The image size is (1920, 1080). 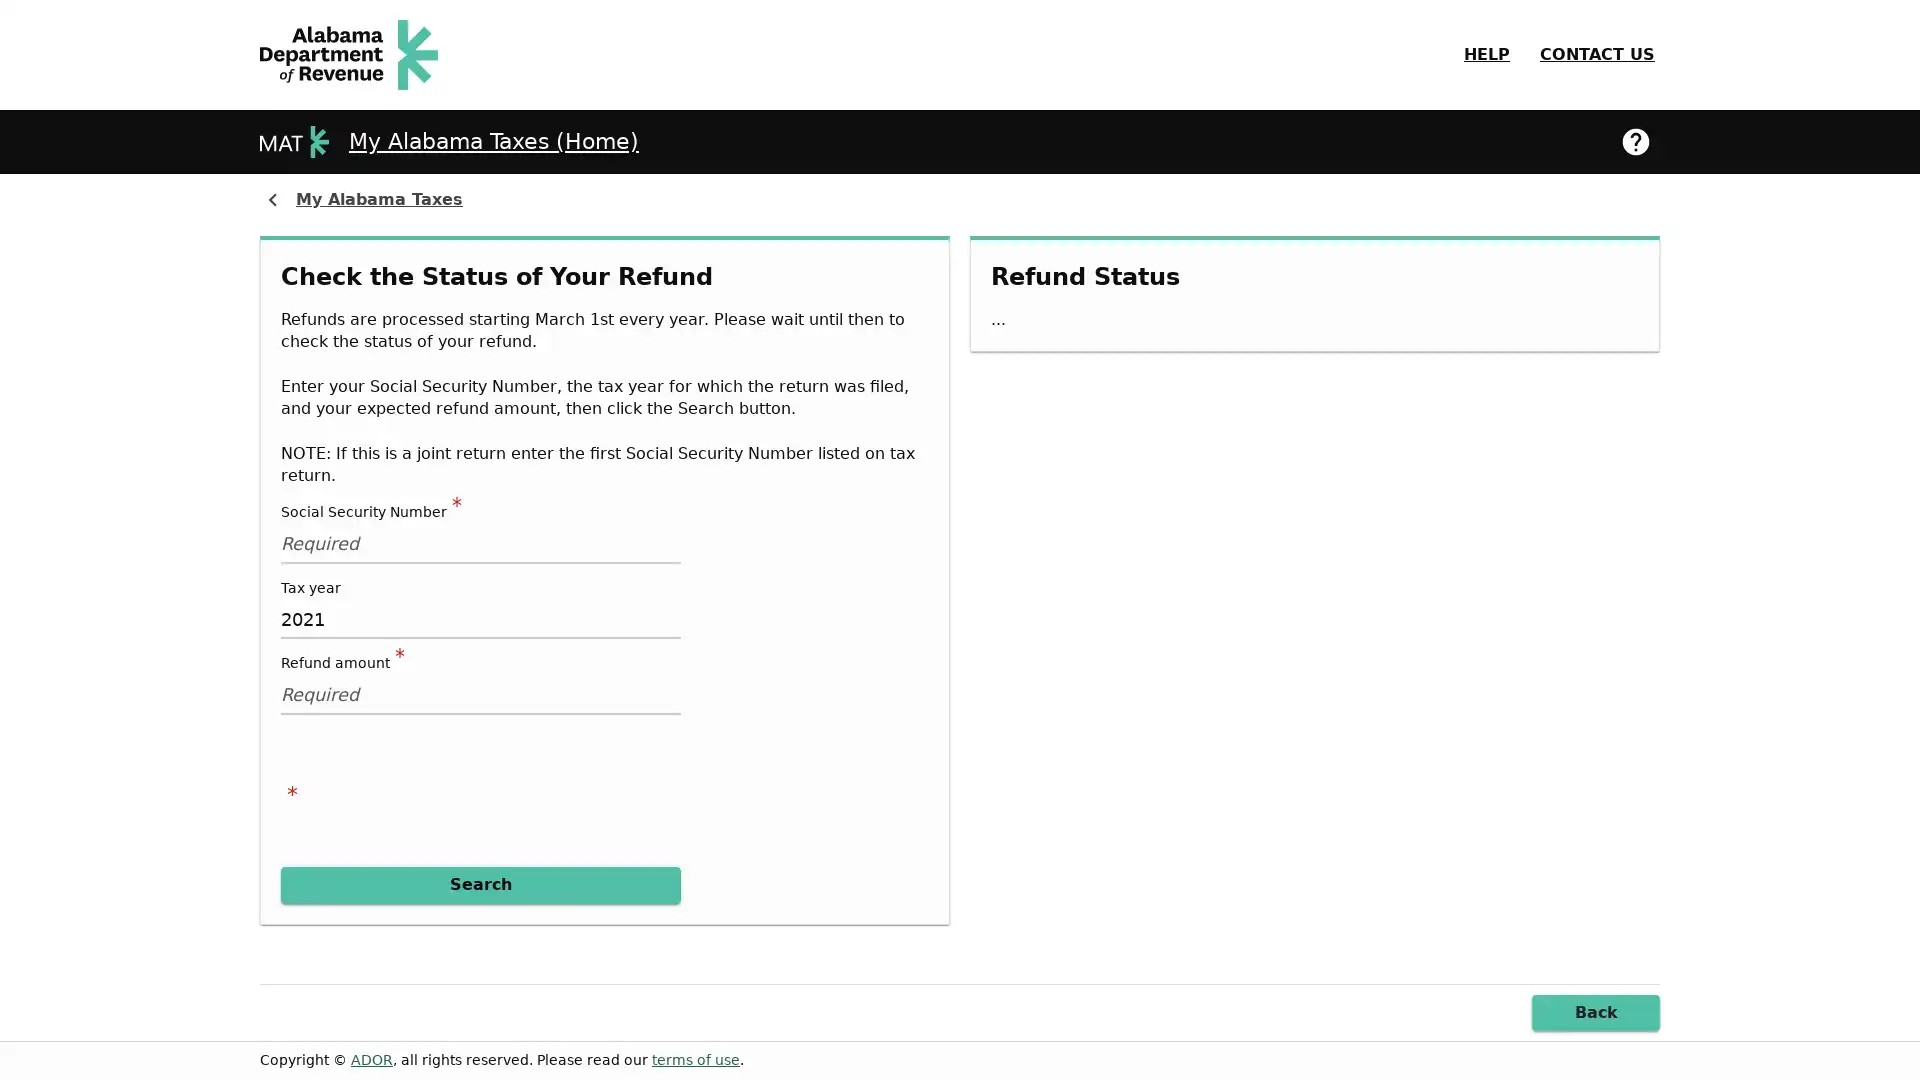 What do you see at coordinates (1595, 1012) in the screenshot?
I see `Back` at bounding box center [1595, 1012].